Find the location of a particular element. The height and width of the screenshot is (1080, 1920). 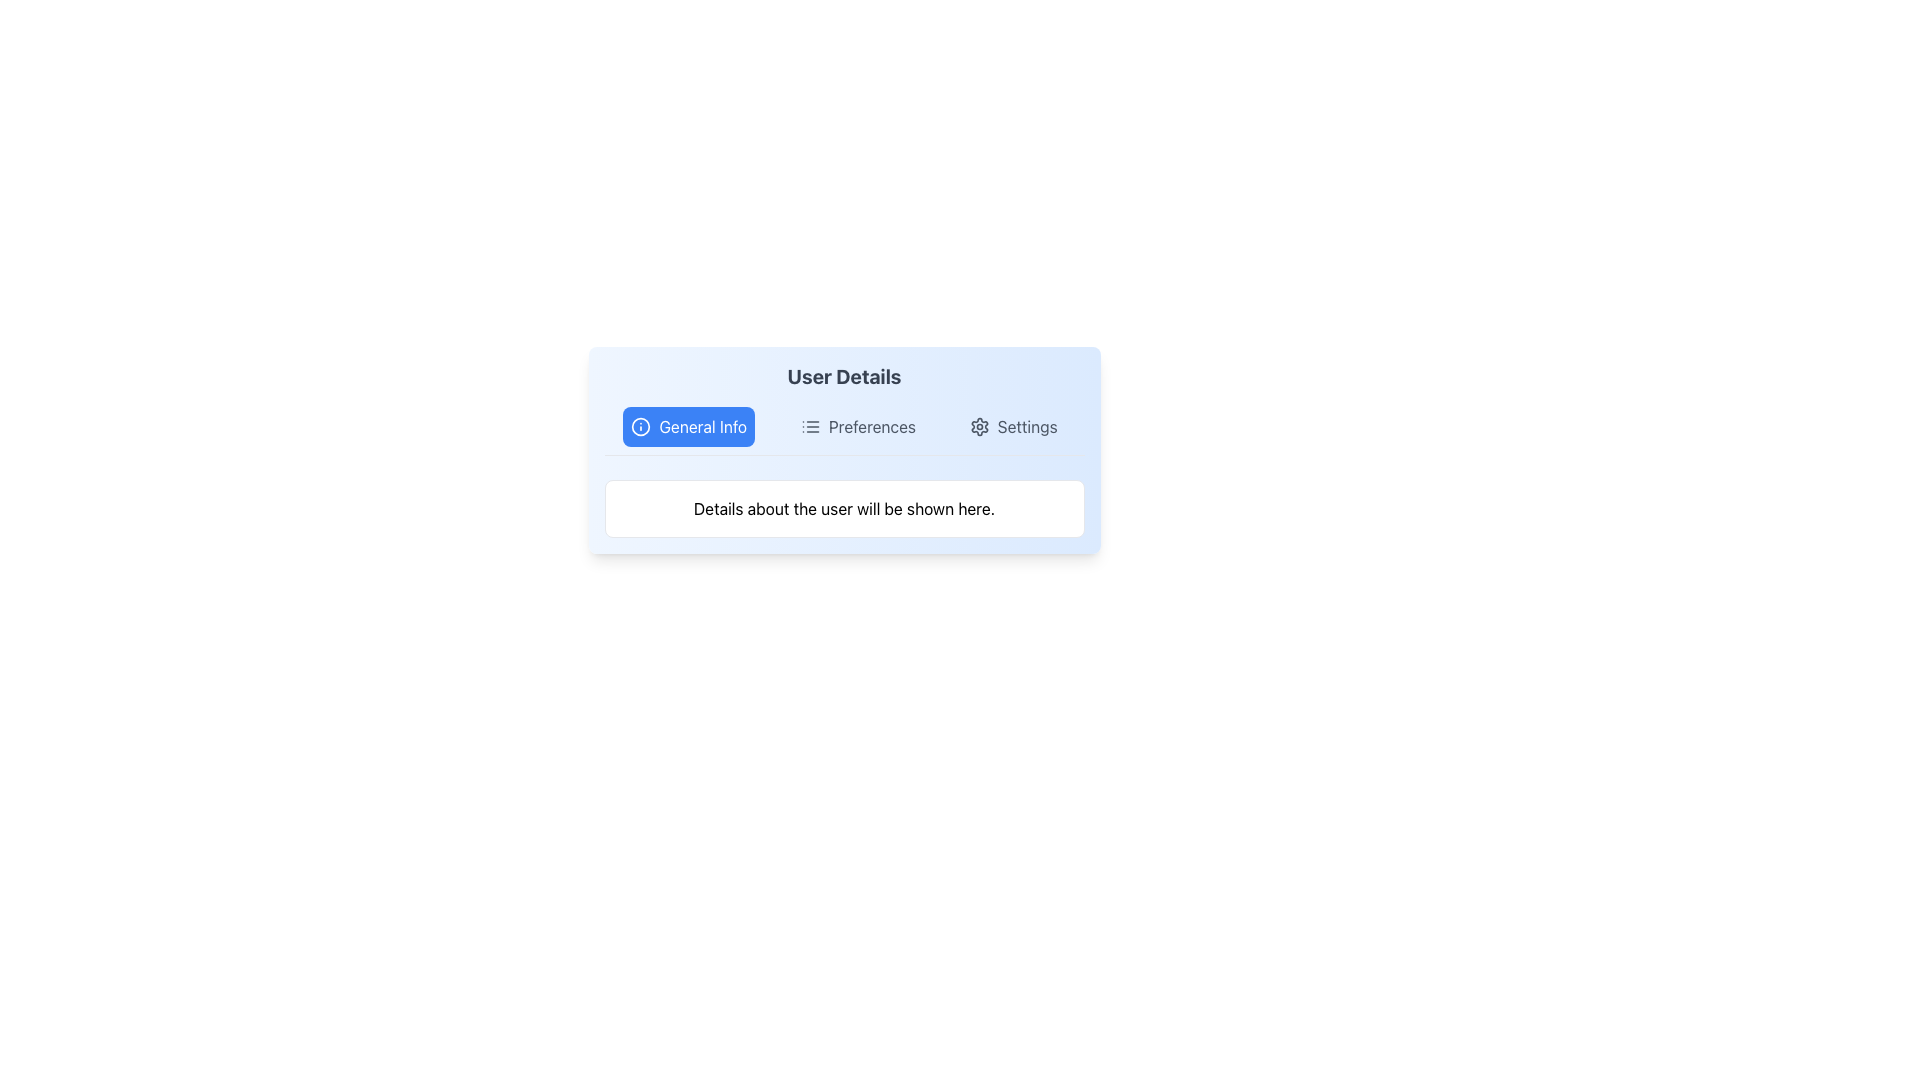

the 'Settings' button that contains the gear-shaped icon, which is part of the navigation bar below the 'User Details' header is located at coordinates (979, 426).